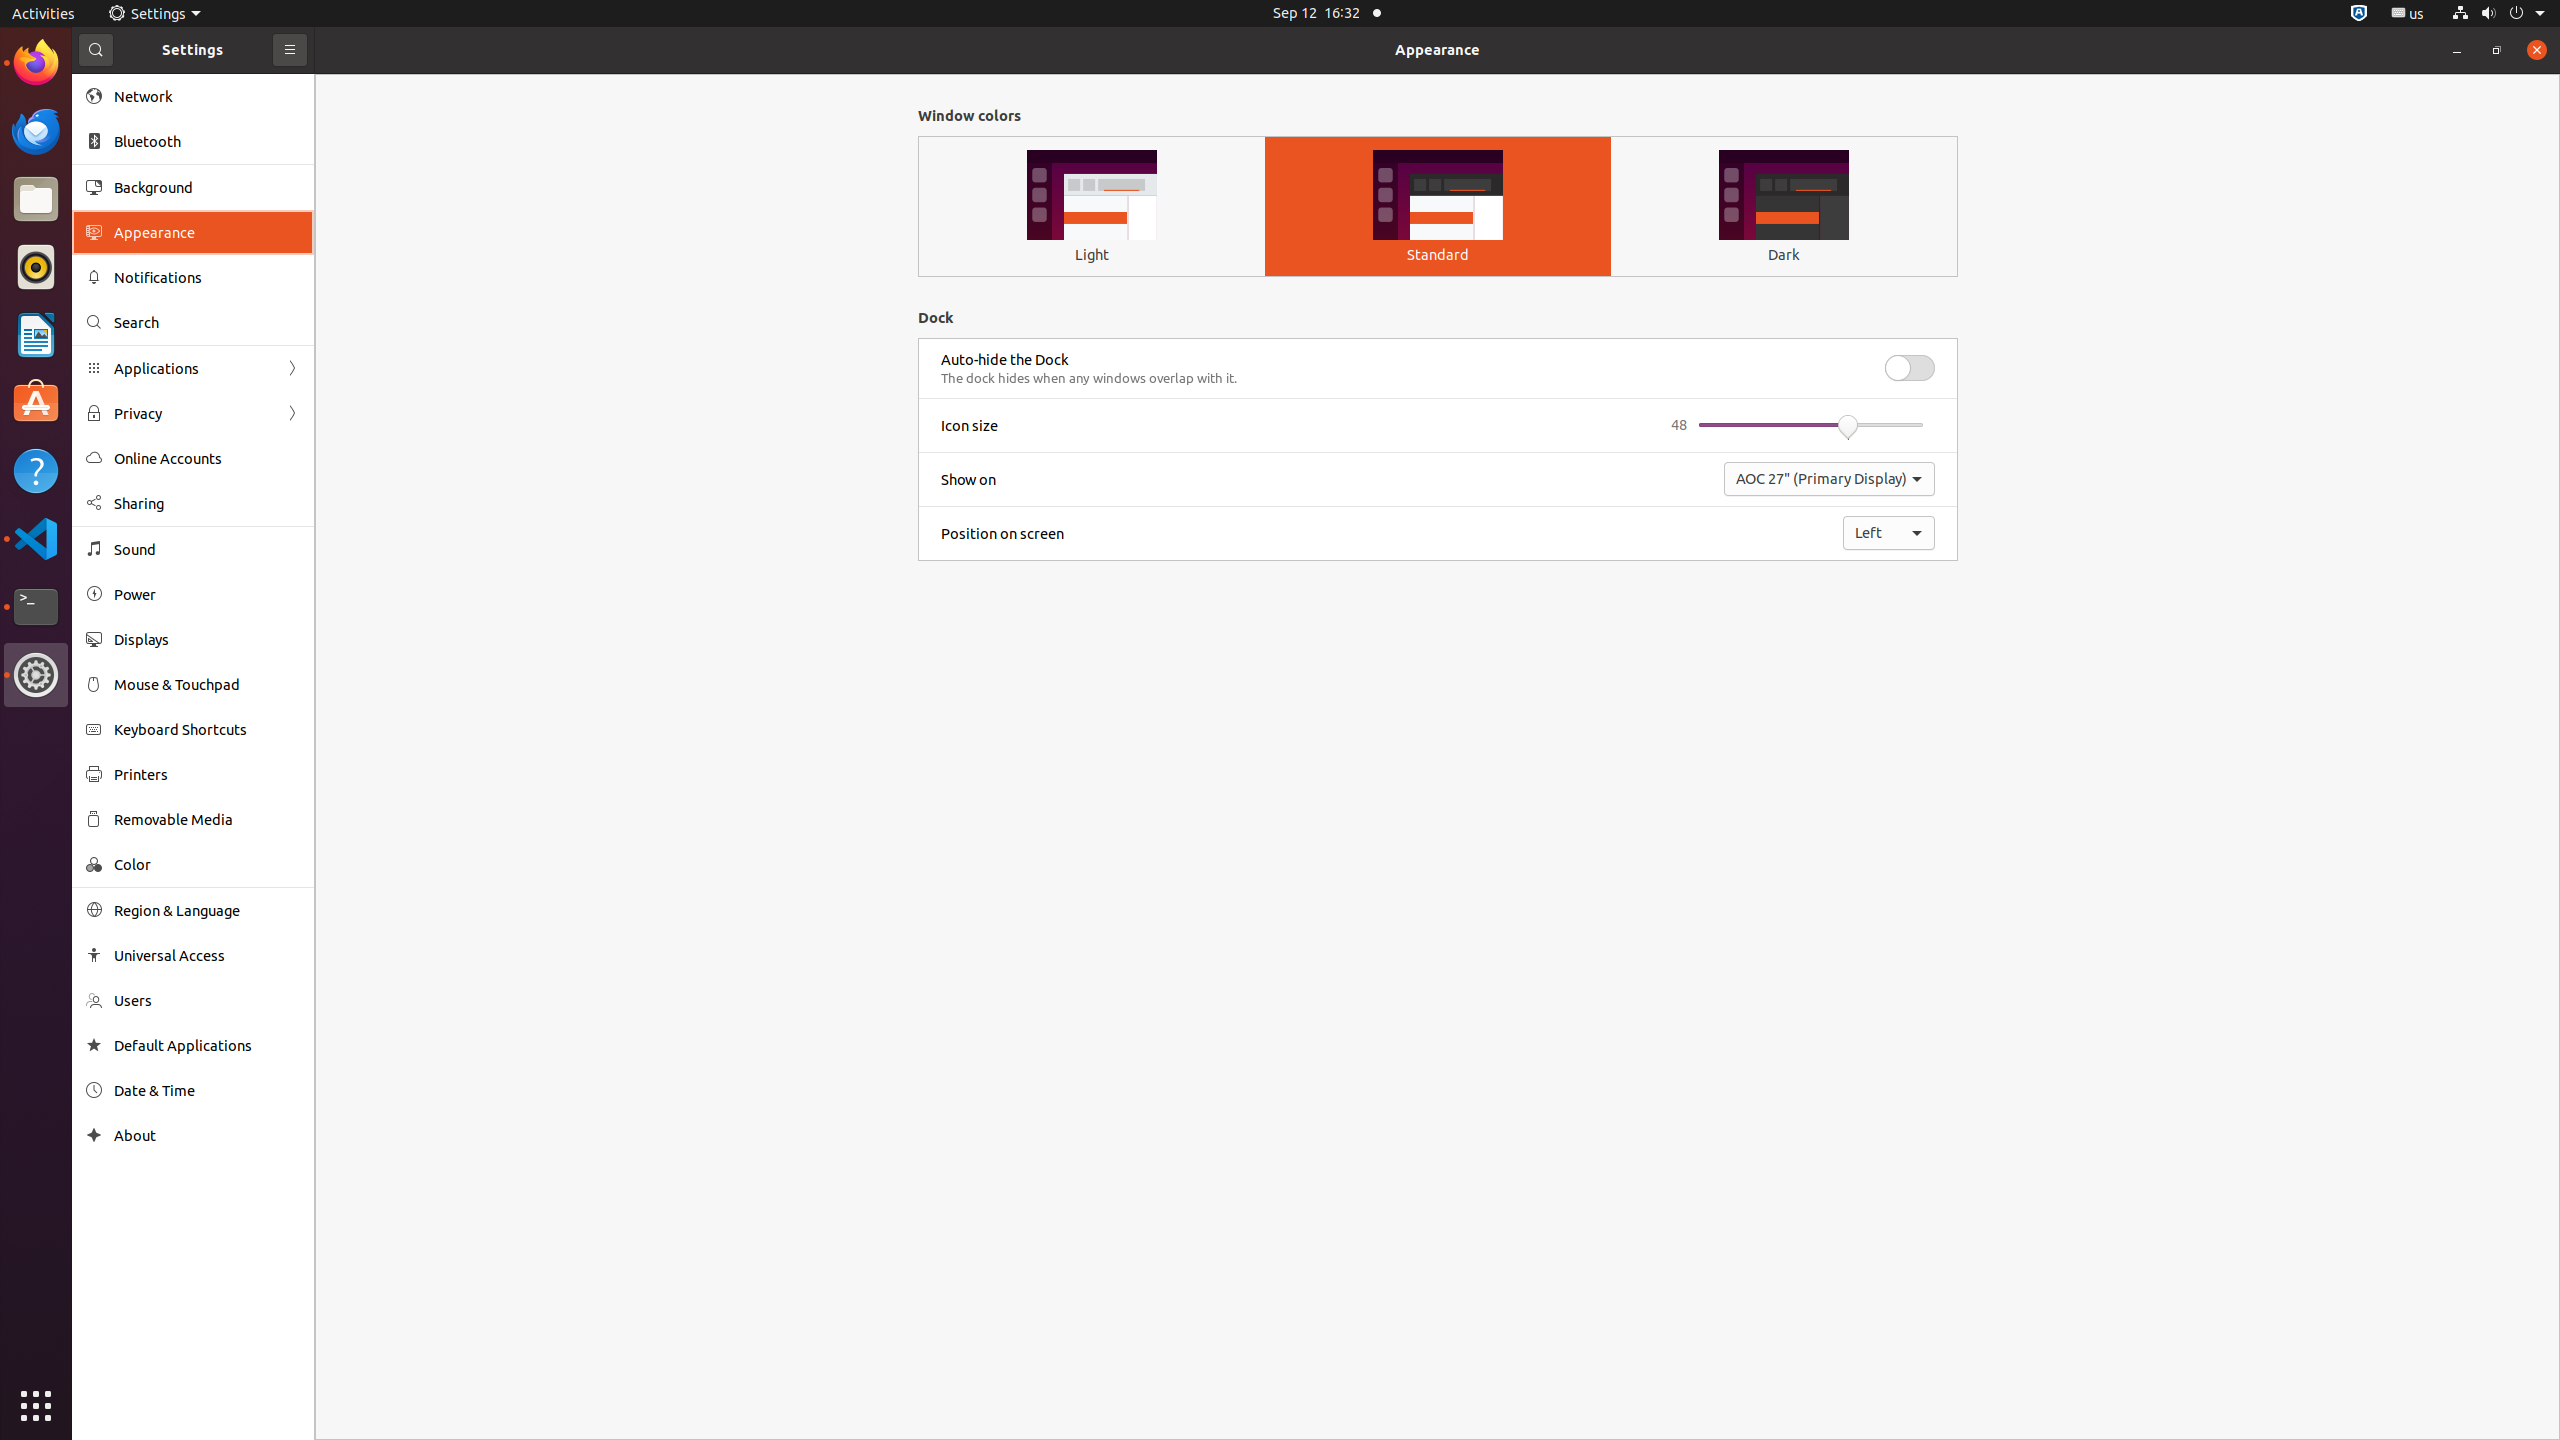 This screenshot has height=1440, width=2560. Describe the element at coordinates (207, 683) in the screenshot. I see `'Mouse & Touchpad'` at that location.